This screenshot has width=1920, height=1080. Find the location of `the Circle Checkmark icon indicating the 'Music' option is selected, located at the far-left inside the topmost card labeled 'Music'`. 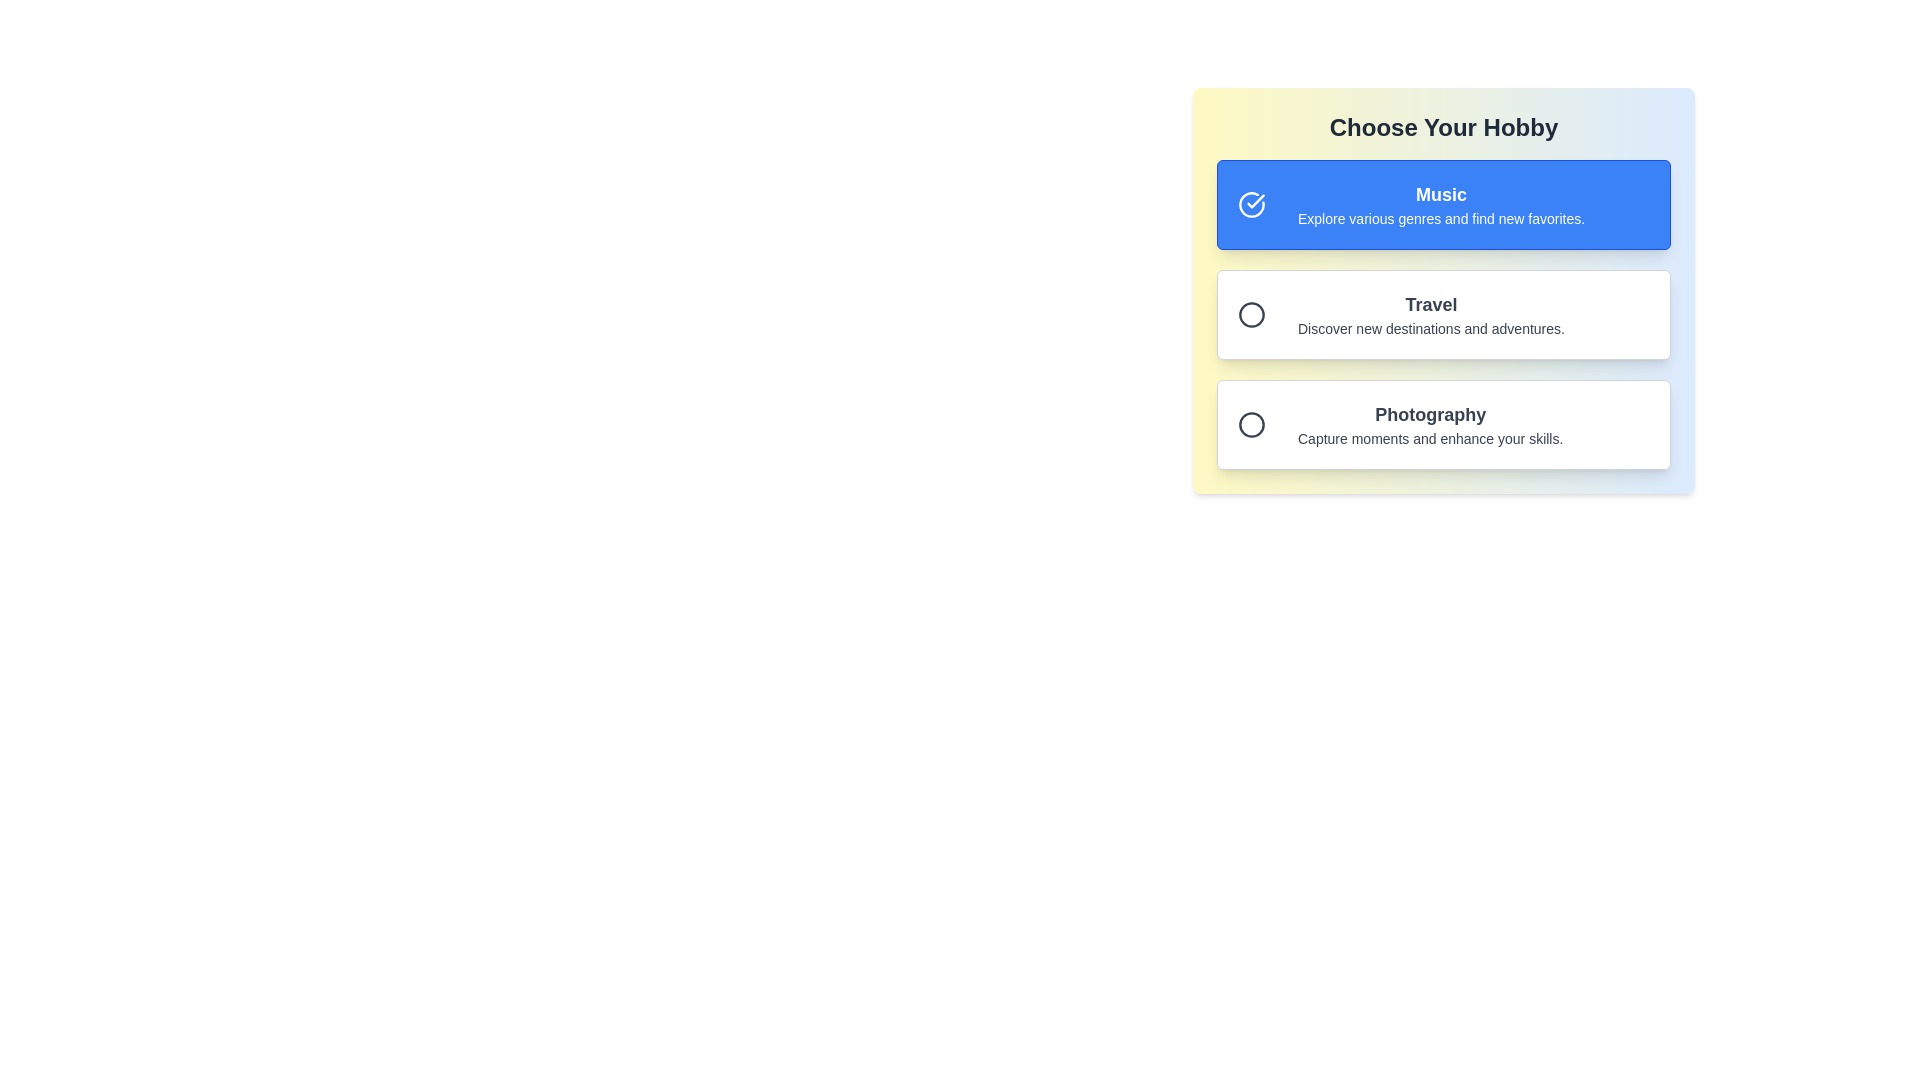

the Circle Checkmark icon indicating the 'Music' option is selected, located at the far-left inside the topmost card labeled 'Music' is located at coordinates (1251, 204).